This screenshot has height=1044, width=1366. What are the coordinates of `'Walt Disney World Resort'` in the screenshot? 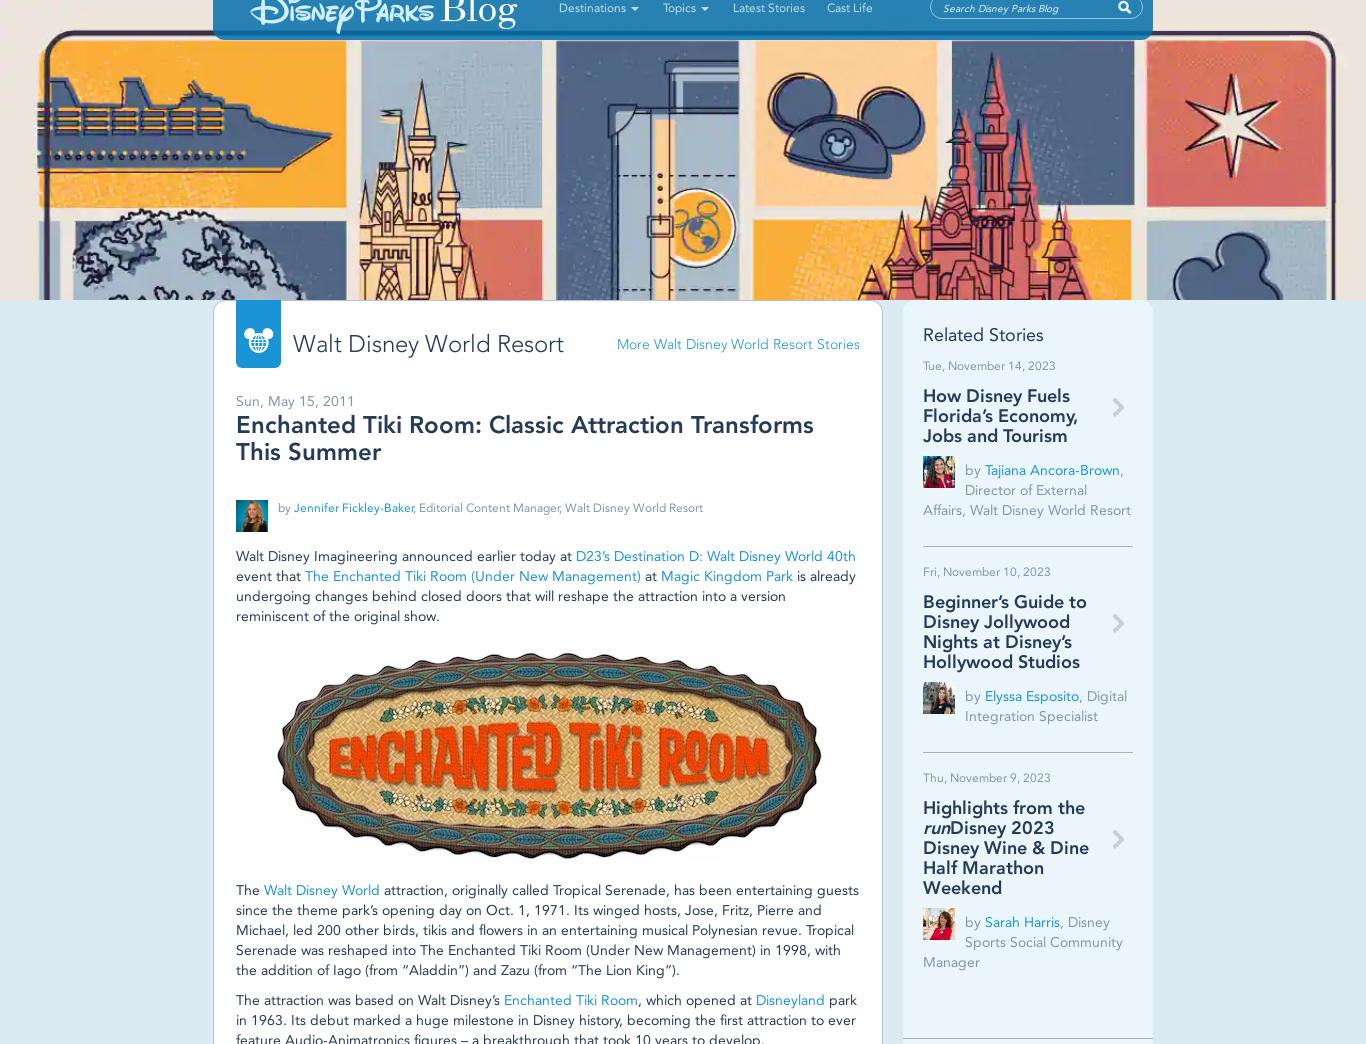 It's located at (427, 343).